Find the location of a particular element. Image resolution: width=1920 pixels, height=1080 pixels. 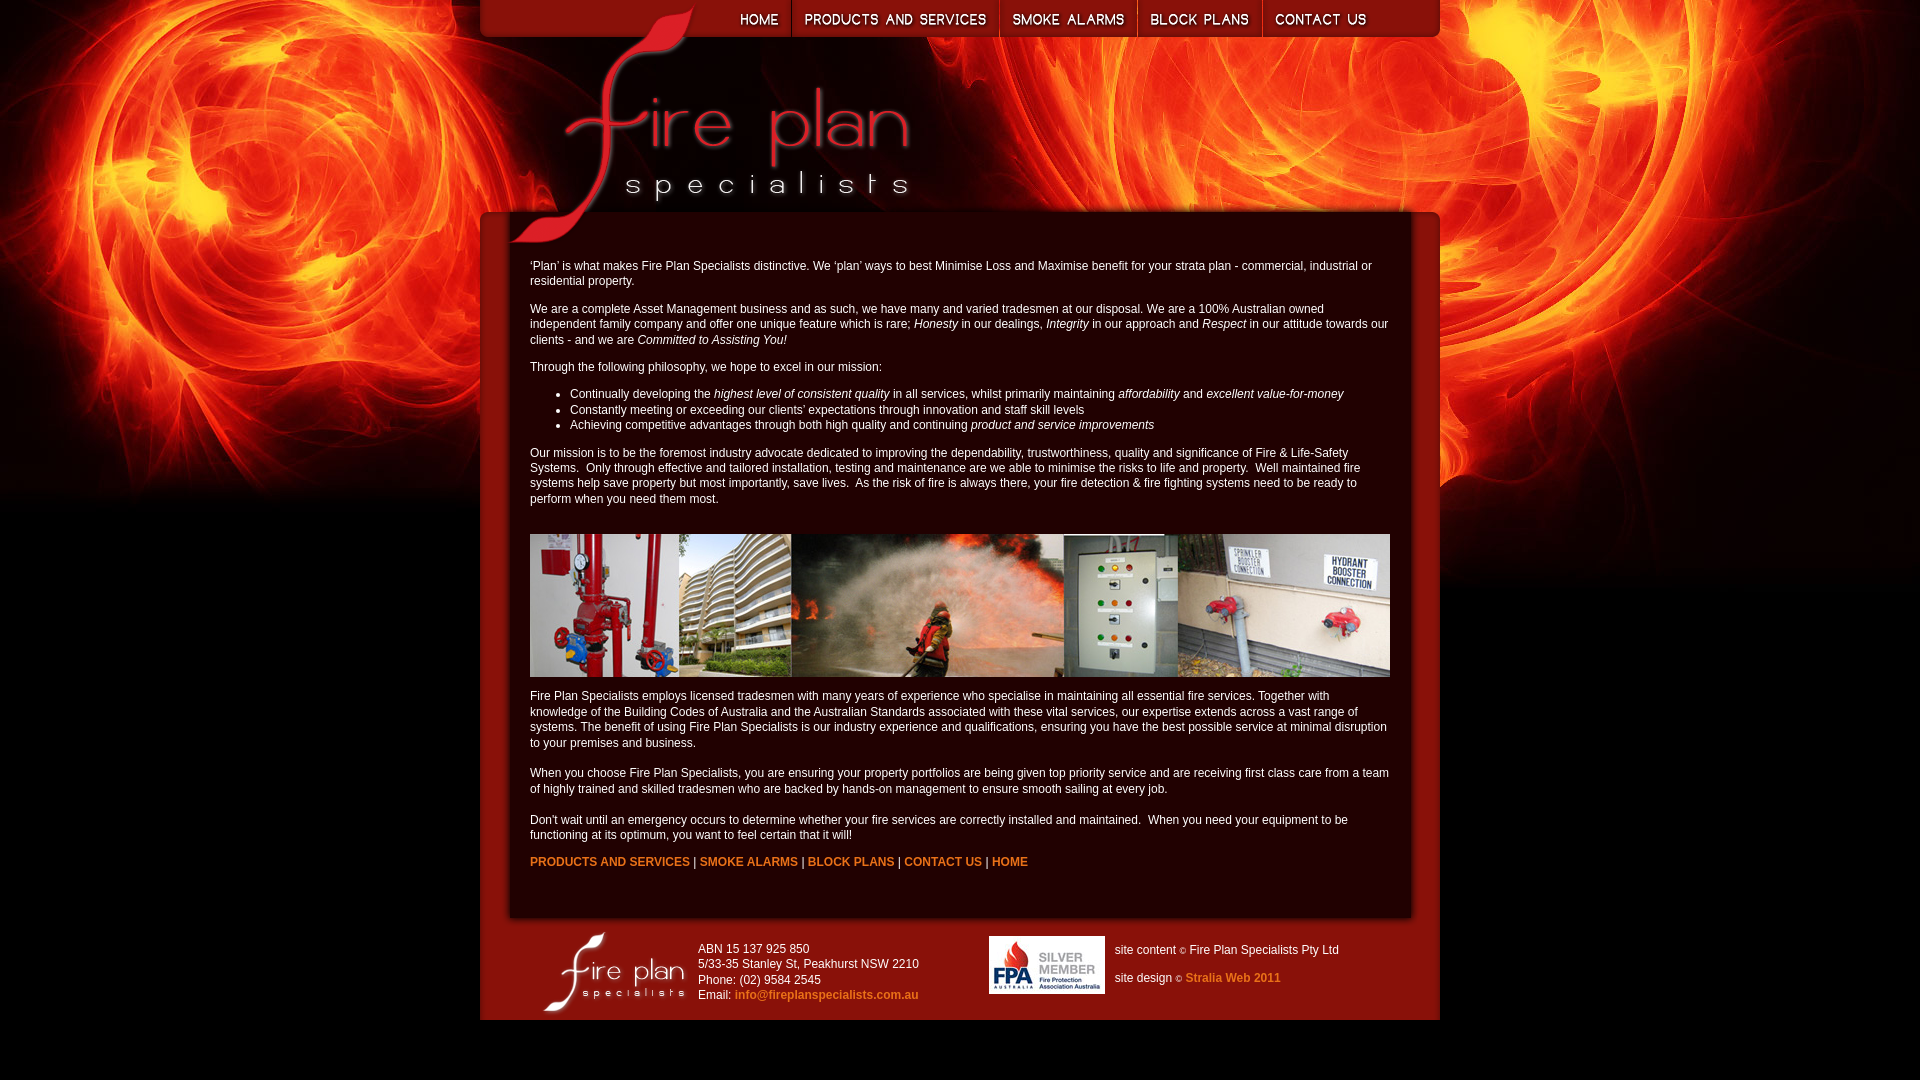

'BLOCK PLANS' is located at coordinates (807, 860).